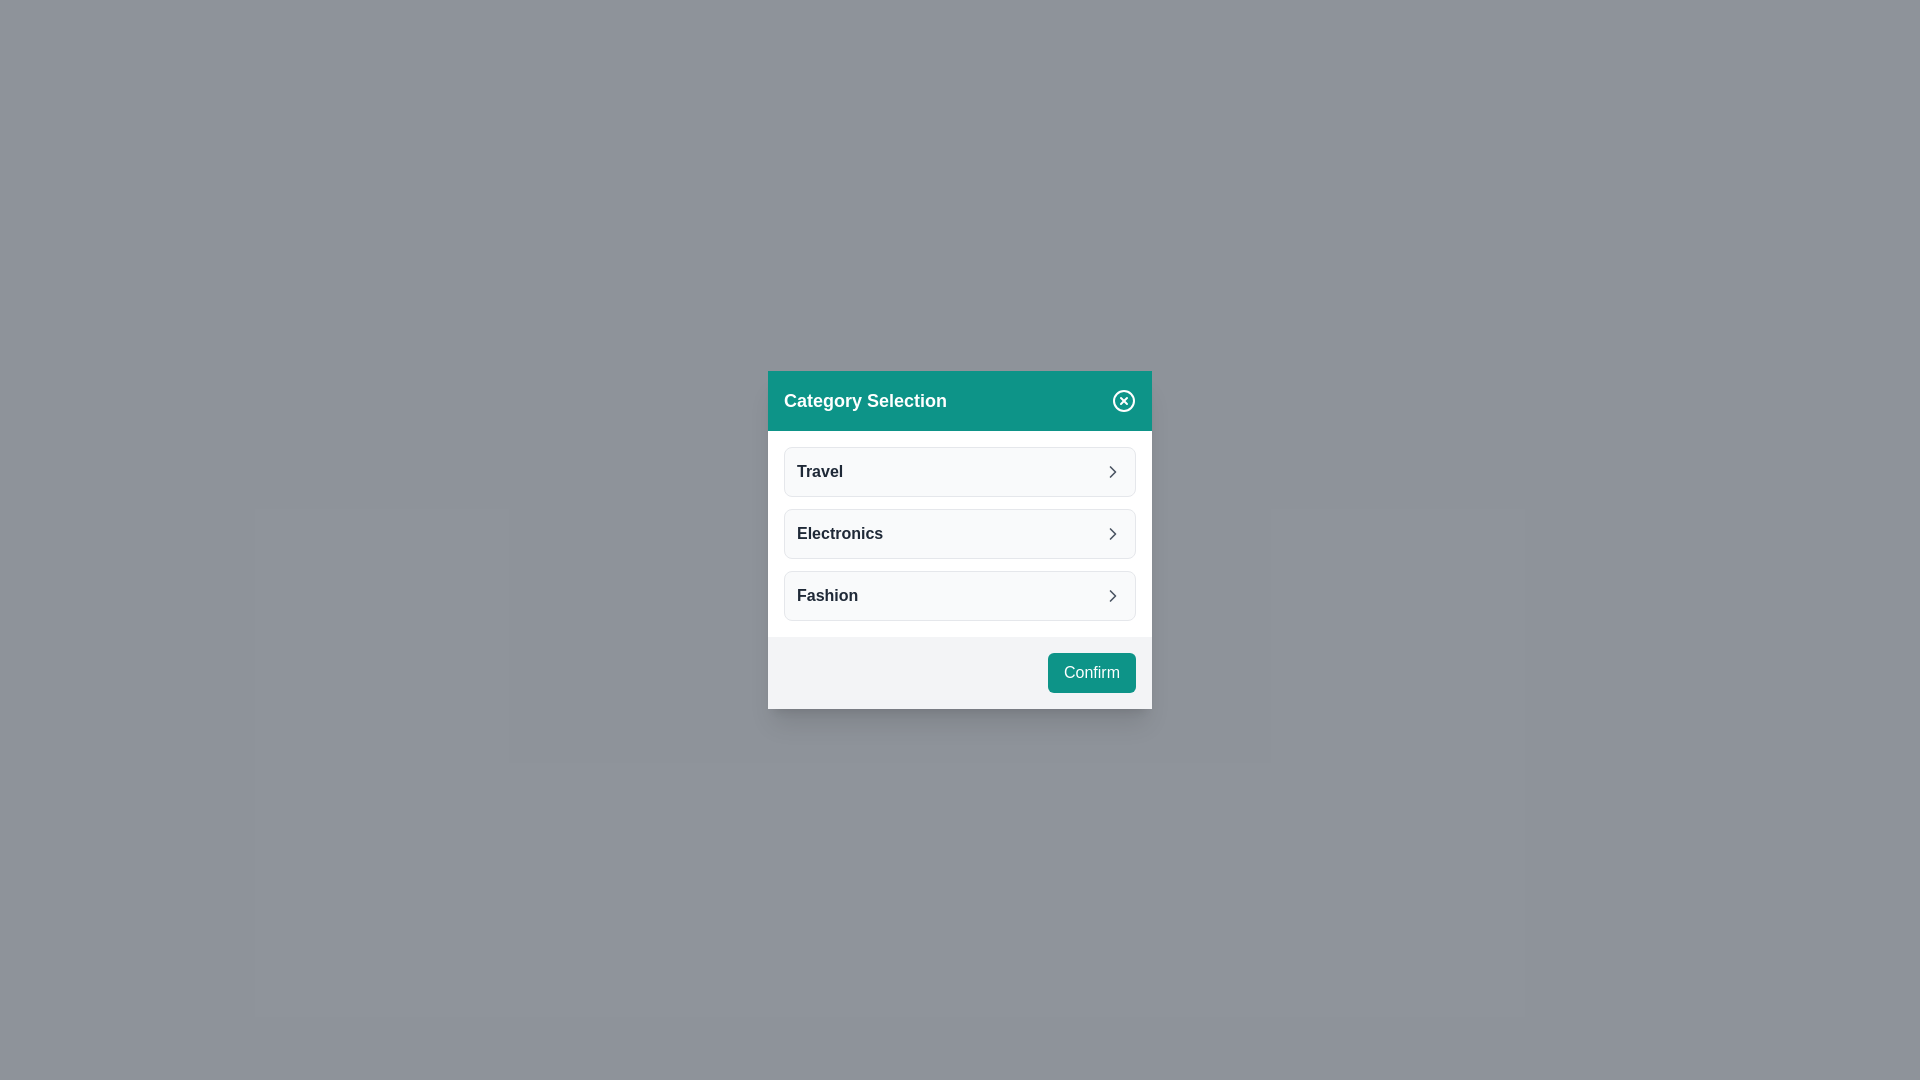 This screenshot has height=1080, width=1920. What do you see at coordinates (1090, 672) in the screenshot?
I see `the 'Confirm' button to save the selection` at bounding box center [1090, 672].